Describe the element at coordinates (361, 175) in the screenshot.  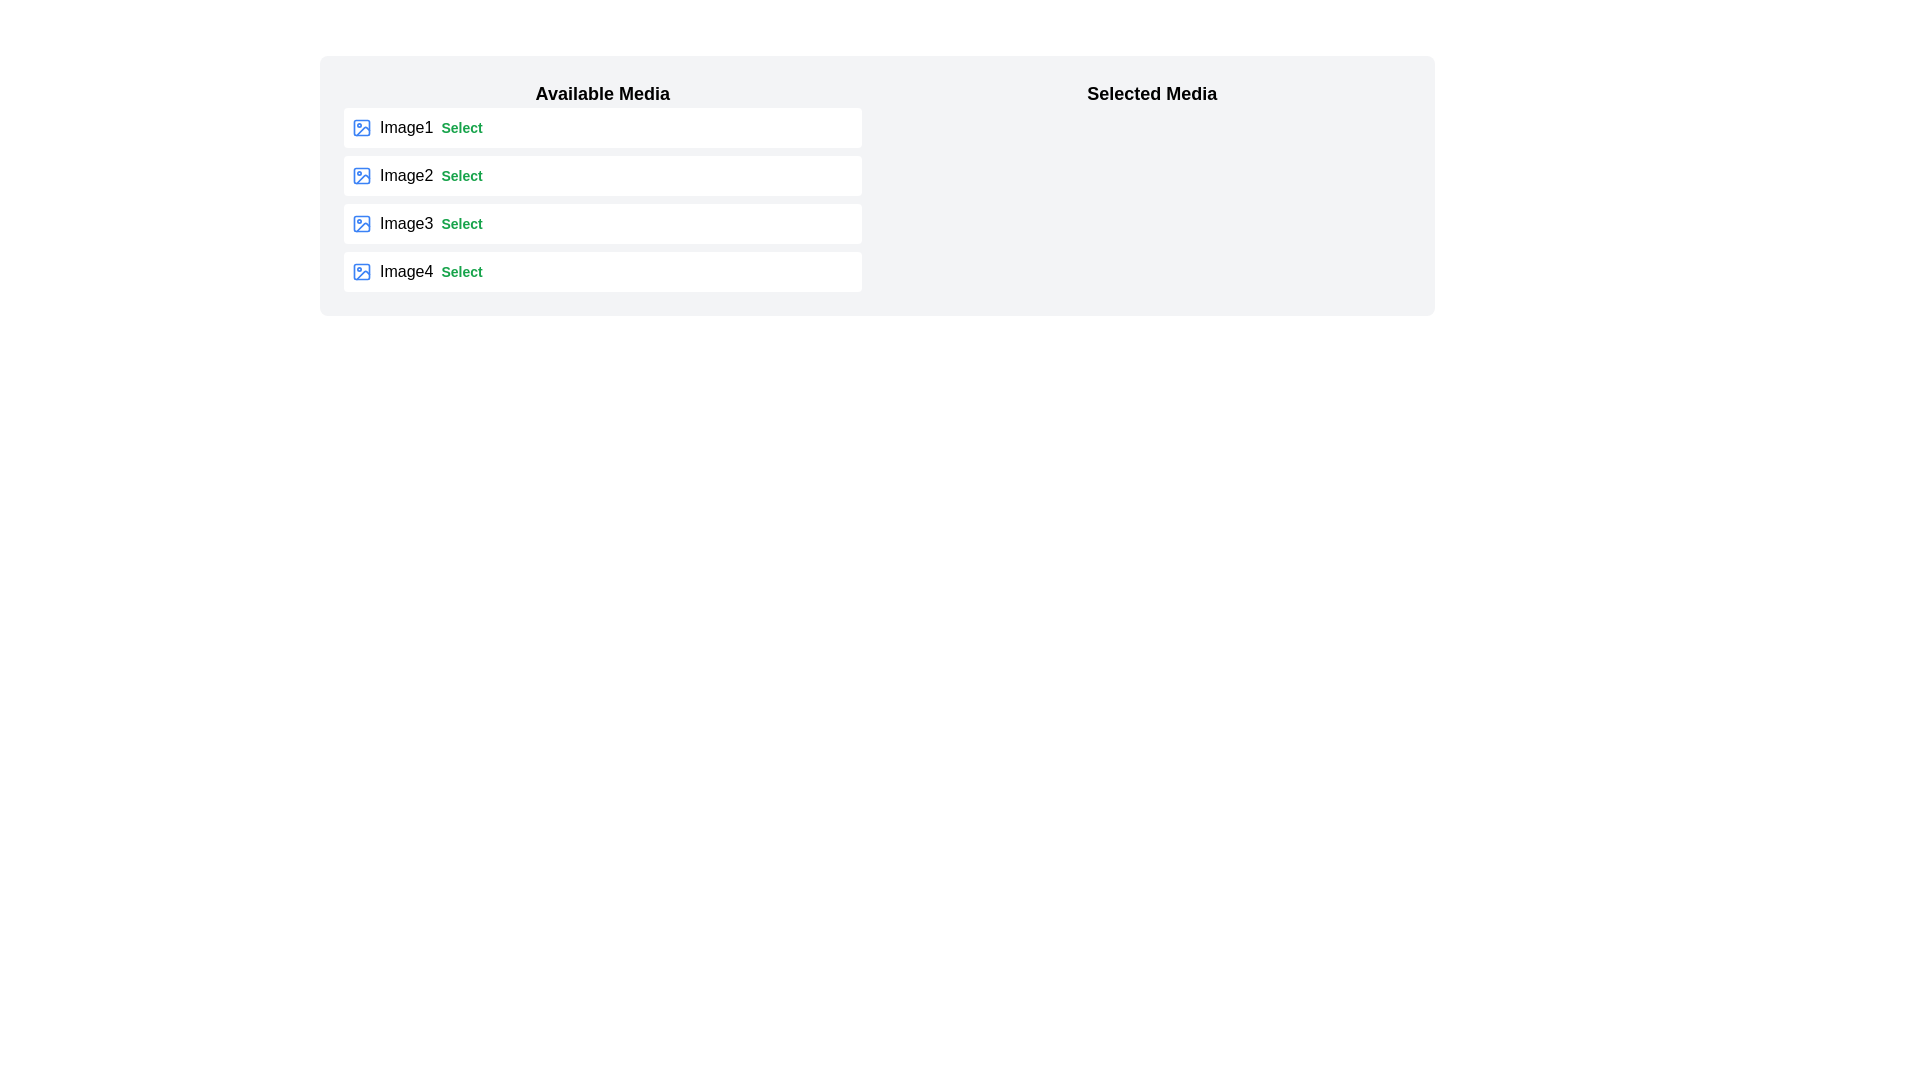
I see `the decorative background shape serving as the background for the image icon in the 'Image2 Select' row under the 'Available Media' column` at that location.